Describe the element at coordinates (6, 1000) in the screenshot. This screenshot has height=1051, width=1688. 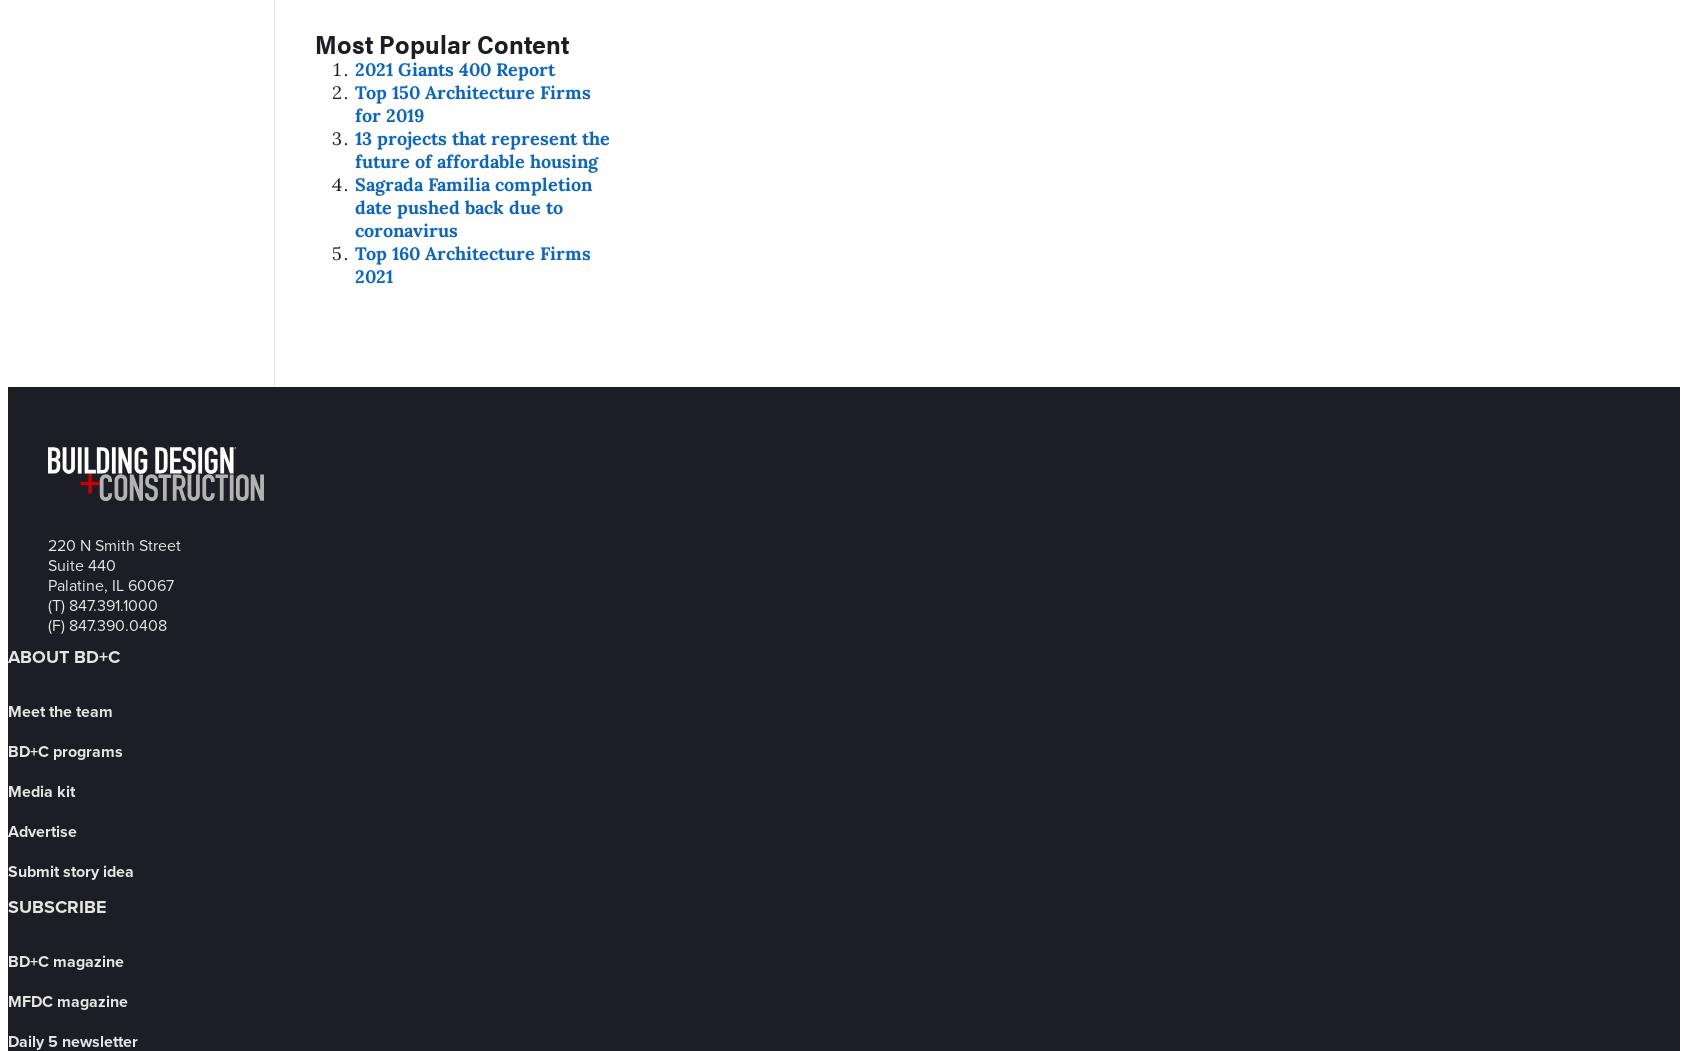
I see `'MFDC magazine'` at that location.